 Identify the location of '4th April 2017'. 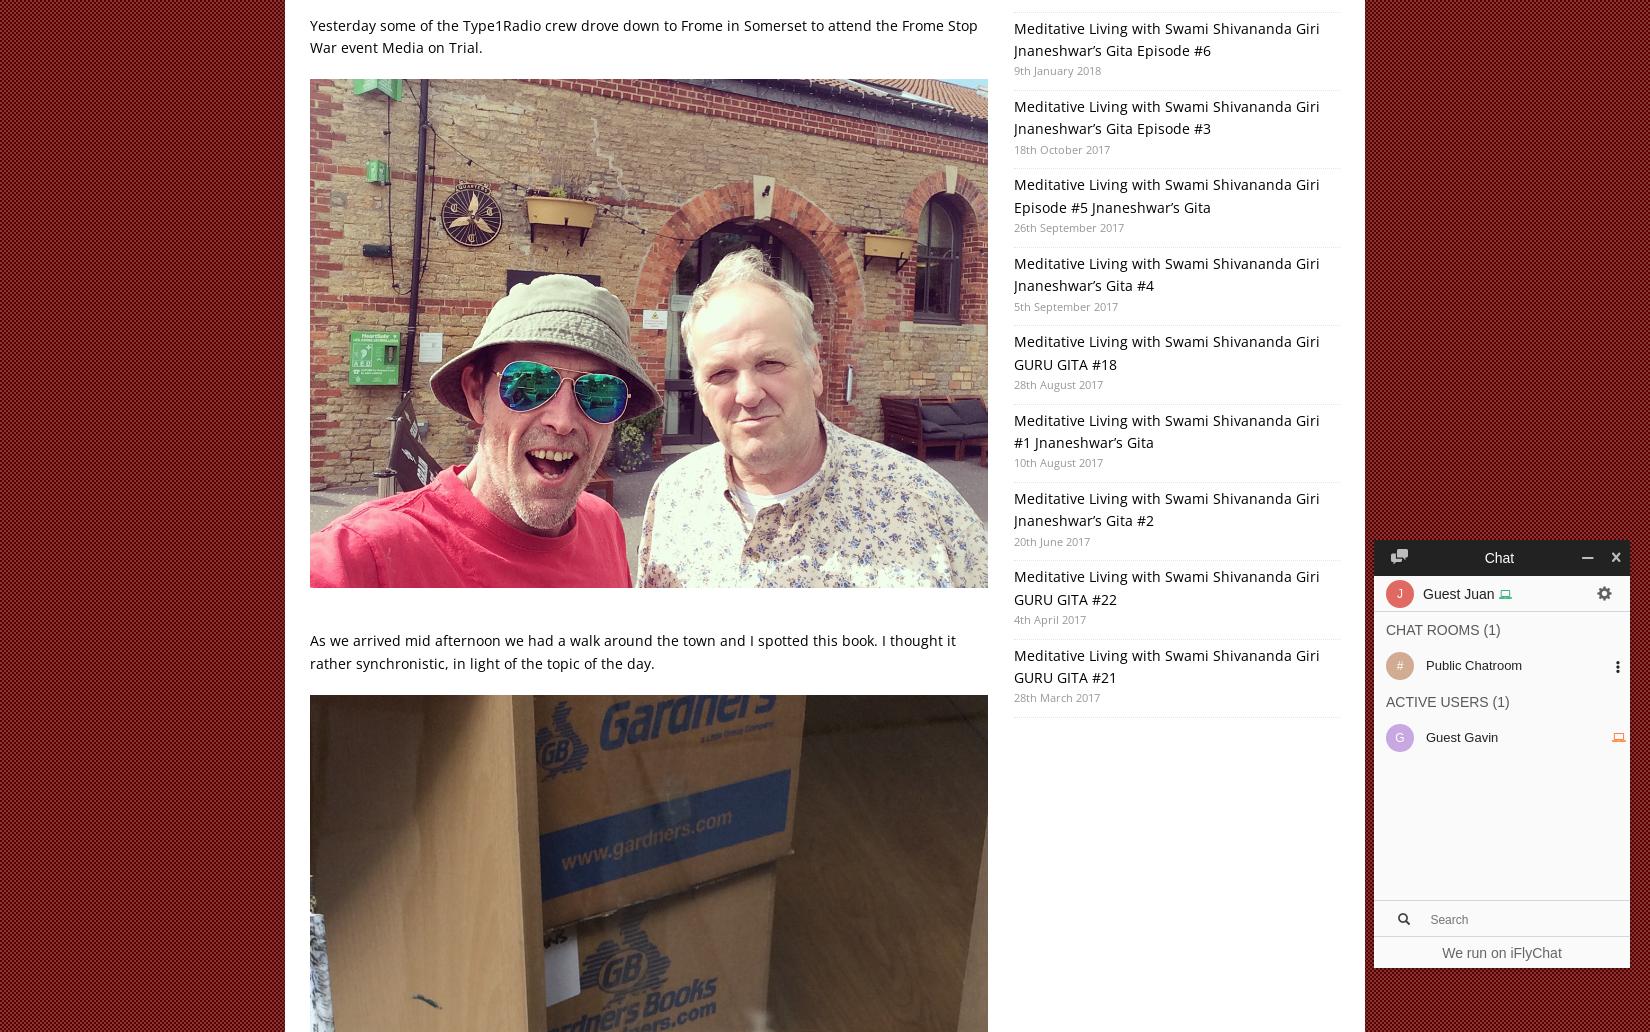
(1049, 619).